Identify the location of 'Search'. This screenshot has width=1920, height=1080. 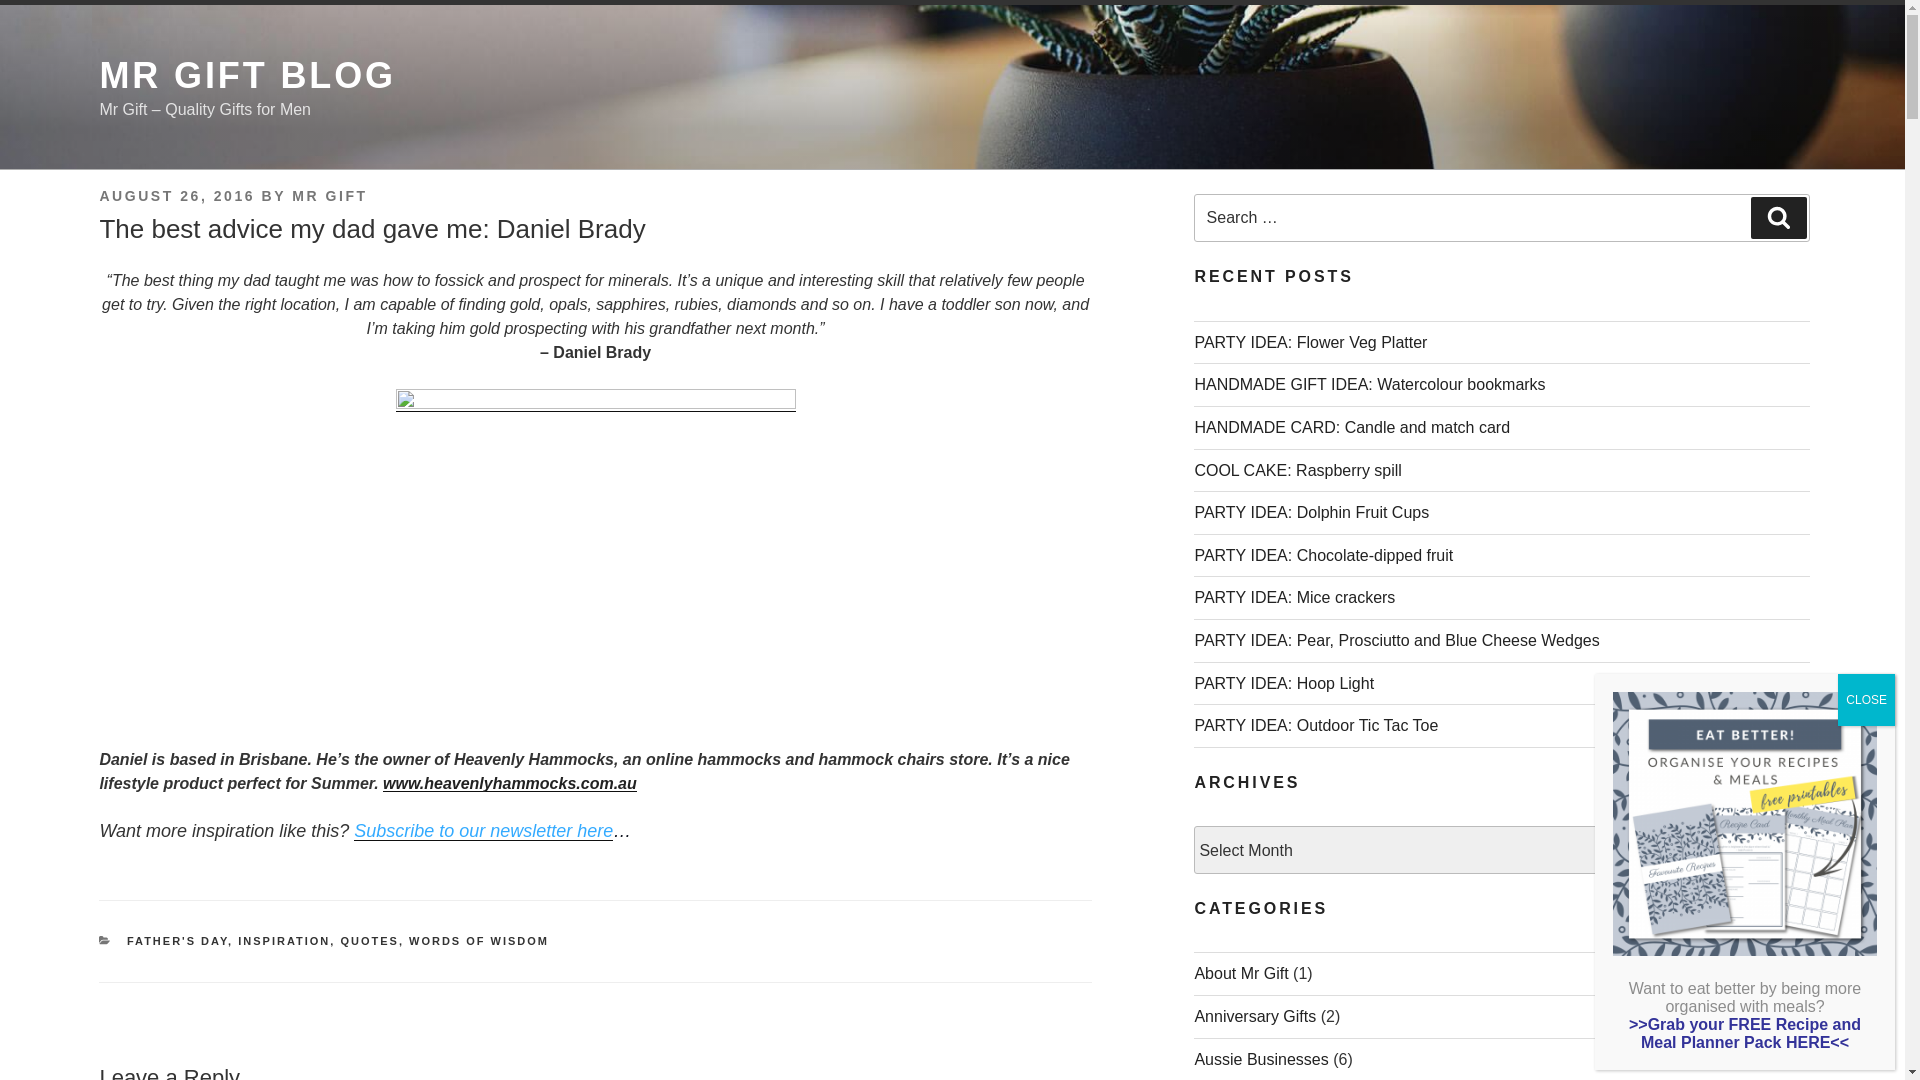
(1779, 218).